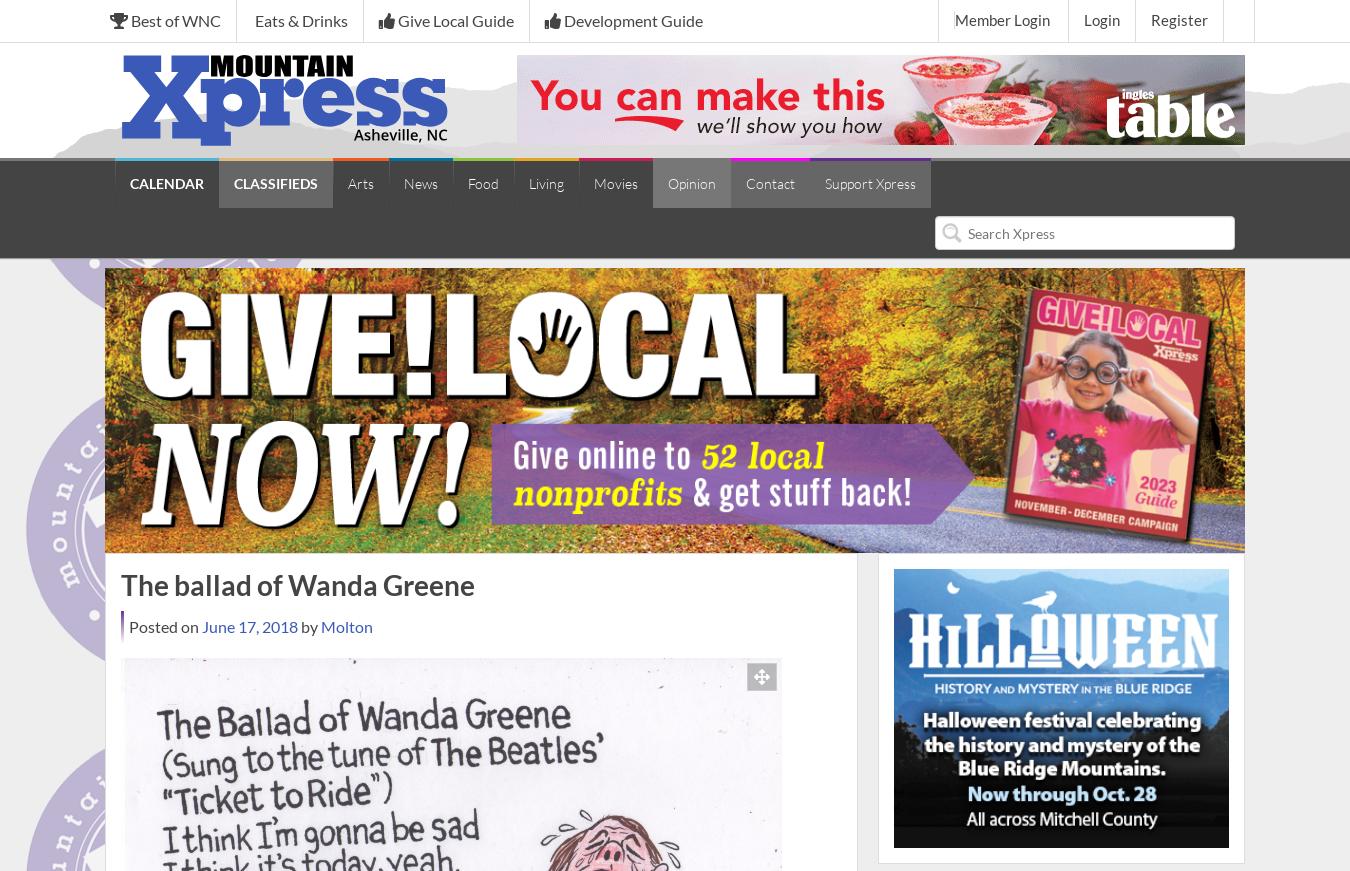 The width and height of the screenshot is (1350, 871). What do you see at coordinates (667, 183) in the screenshot?
I see `'Opinion'` at bounding box center [667, 183].